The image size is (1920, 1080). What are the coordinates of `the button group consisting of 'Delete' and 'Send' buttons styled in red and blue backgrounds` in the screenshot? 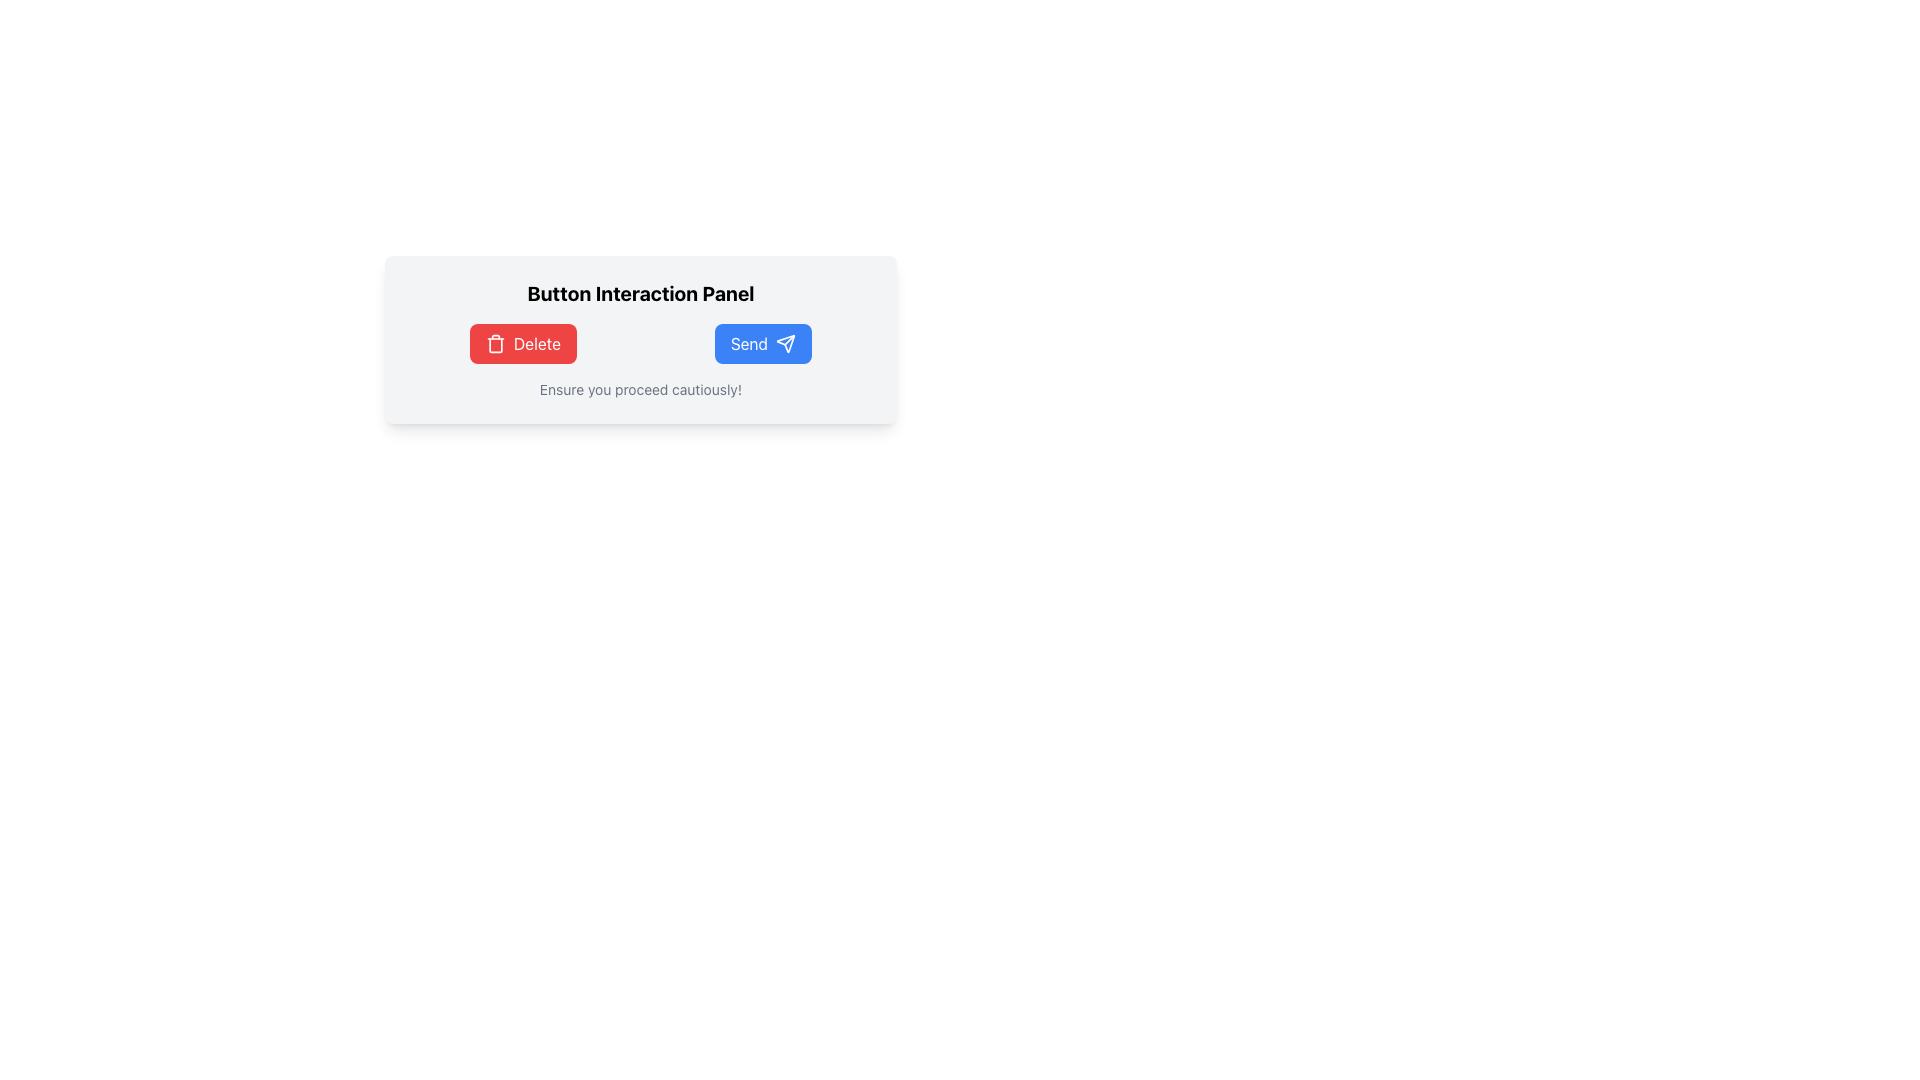 It's located at (641, 342).